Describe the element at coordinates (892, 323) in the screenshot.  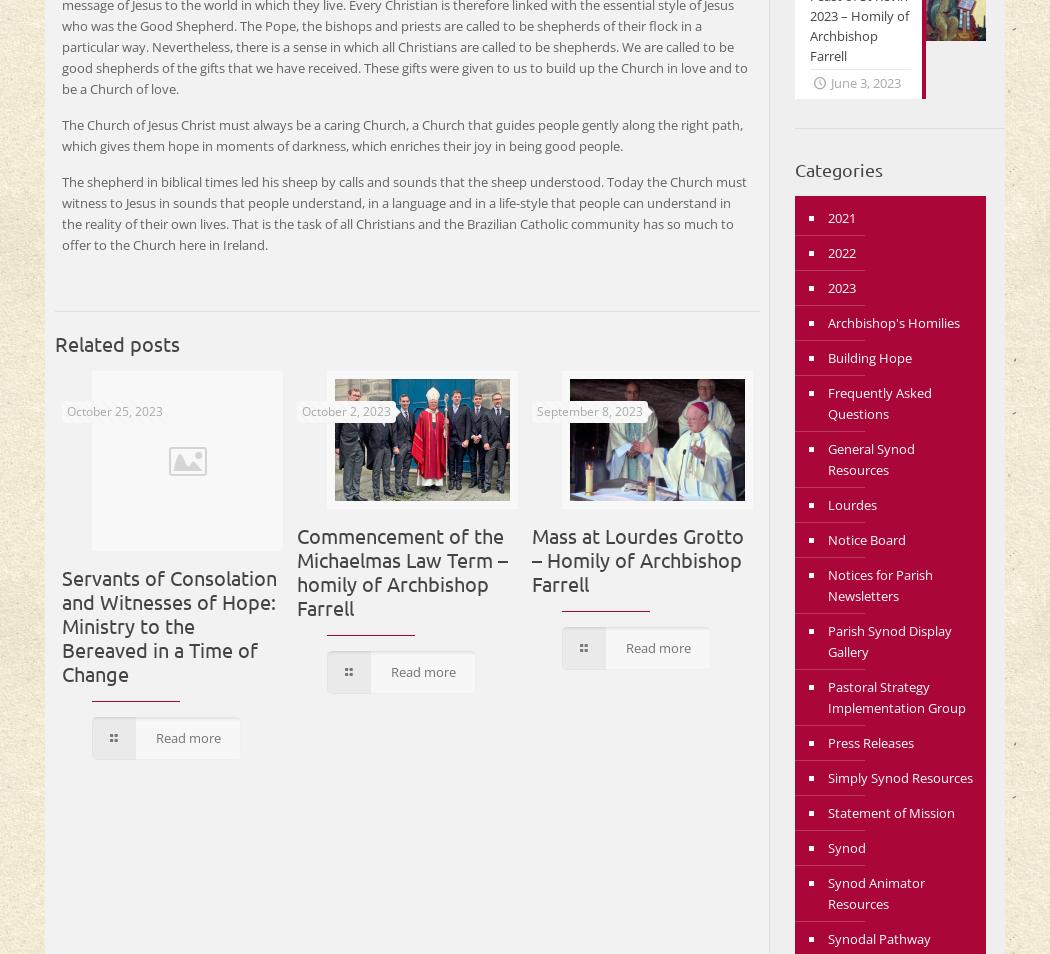
I see `'Archbishop's Homilies'` at that location.